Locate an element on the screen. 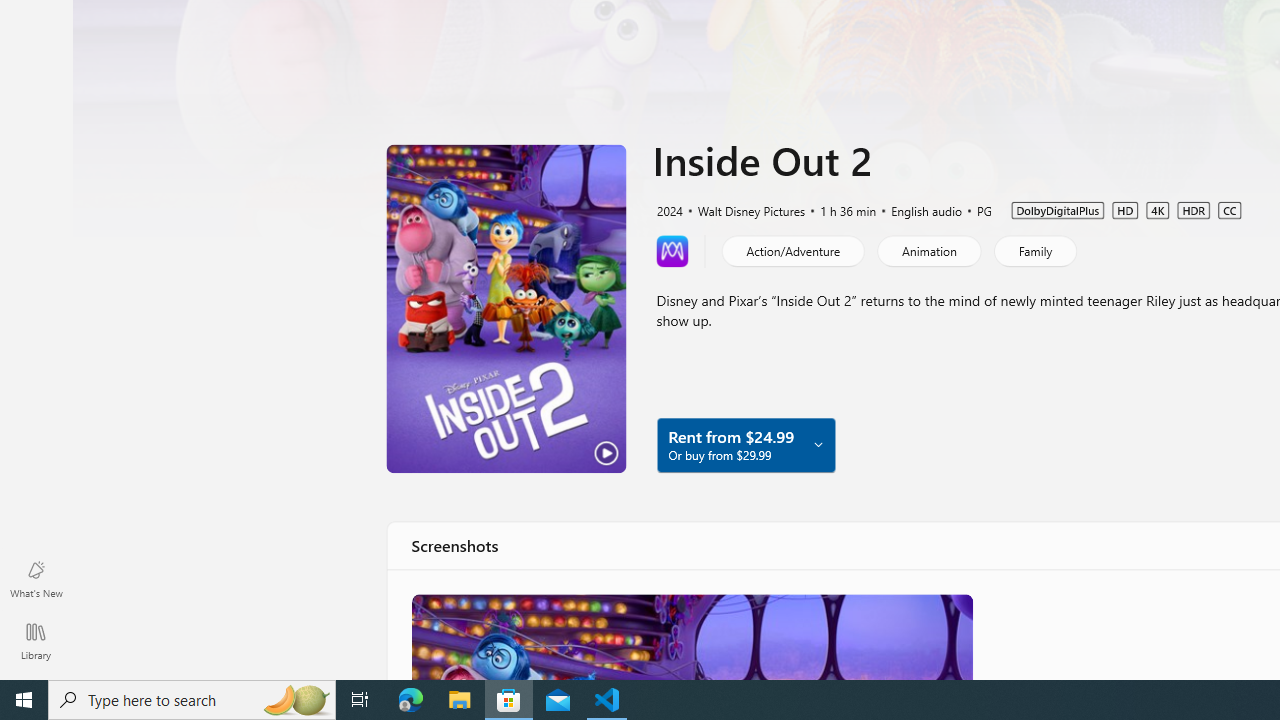 This screenshot has width=1280, height=720. '2024' is located at coordinates (668, 209).